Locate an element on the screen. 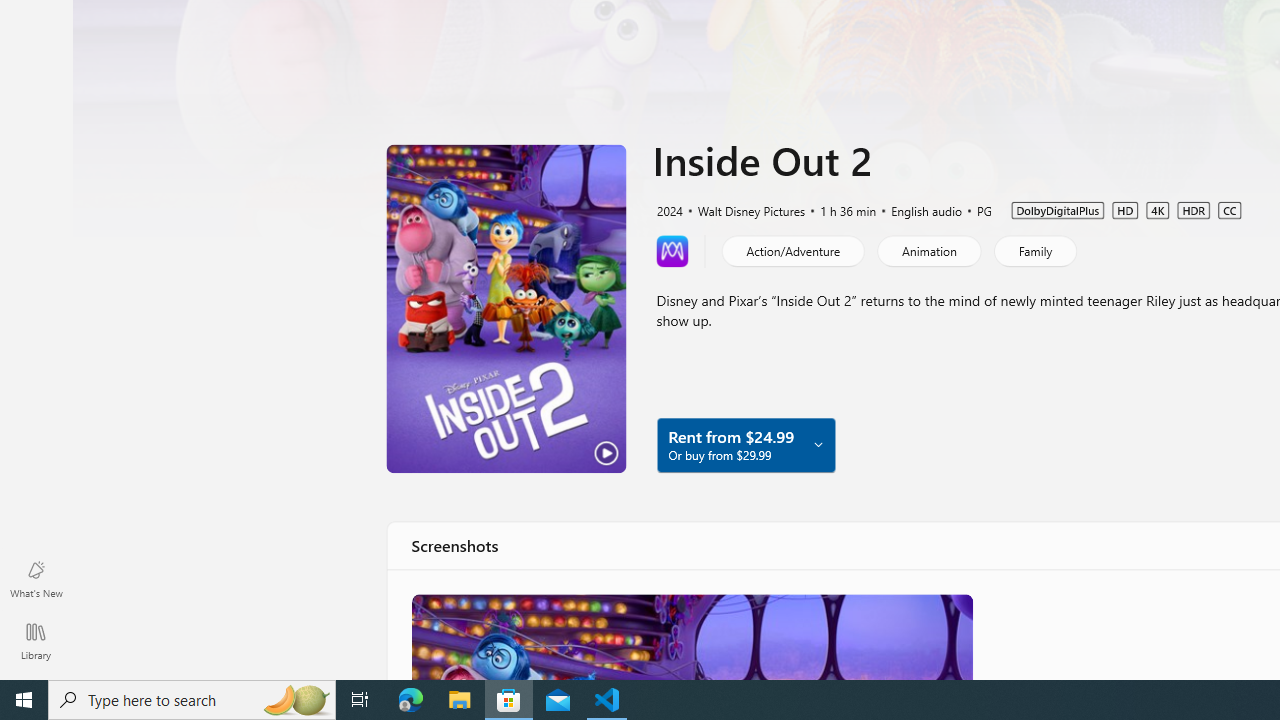 This screenshot has width=1280, height=720. '2024' is located at coordinates (668, 209).